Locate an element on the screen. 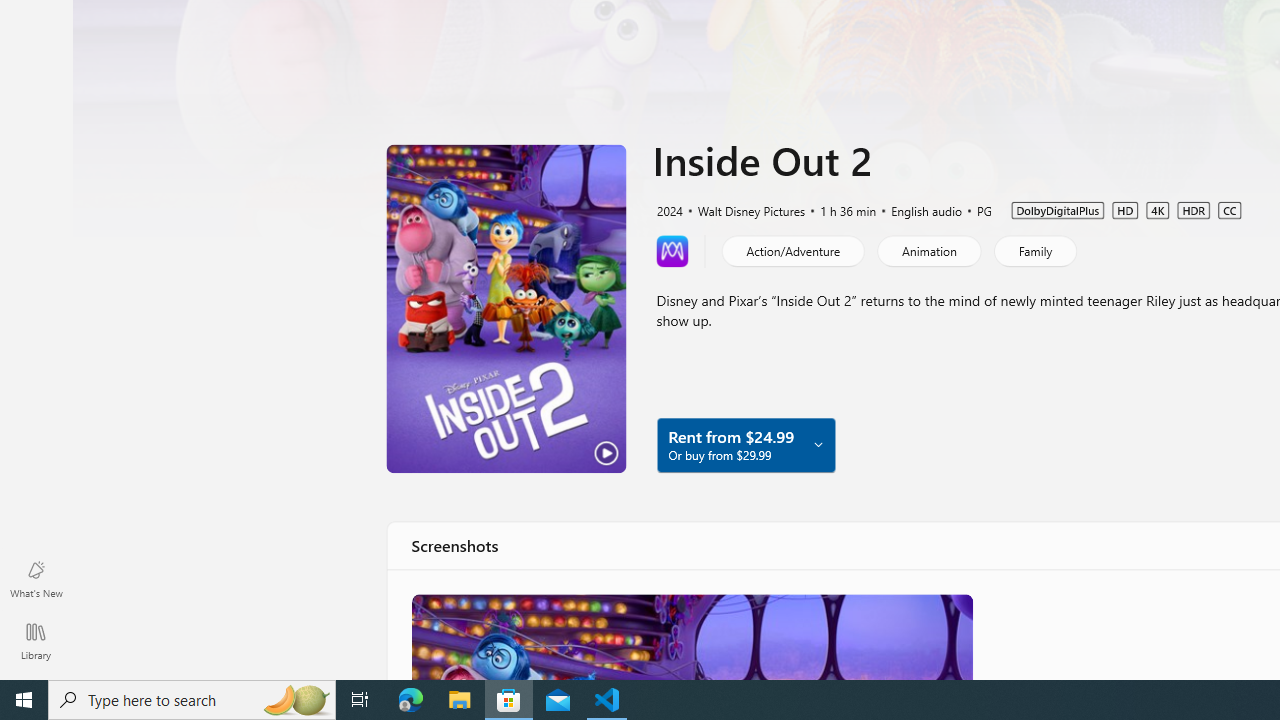 This screenshot has width=1280, height=720. '2024' is located at coordinates (668, 209).